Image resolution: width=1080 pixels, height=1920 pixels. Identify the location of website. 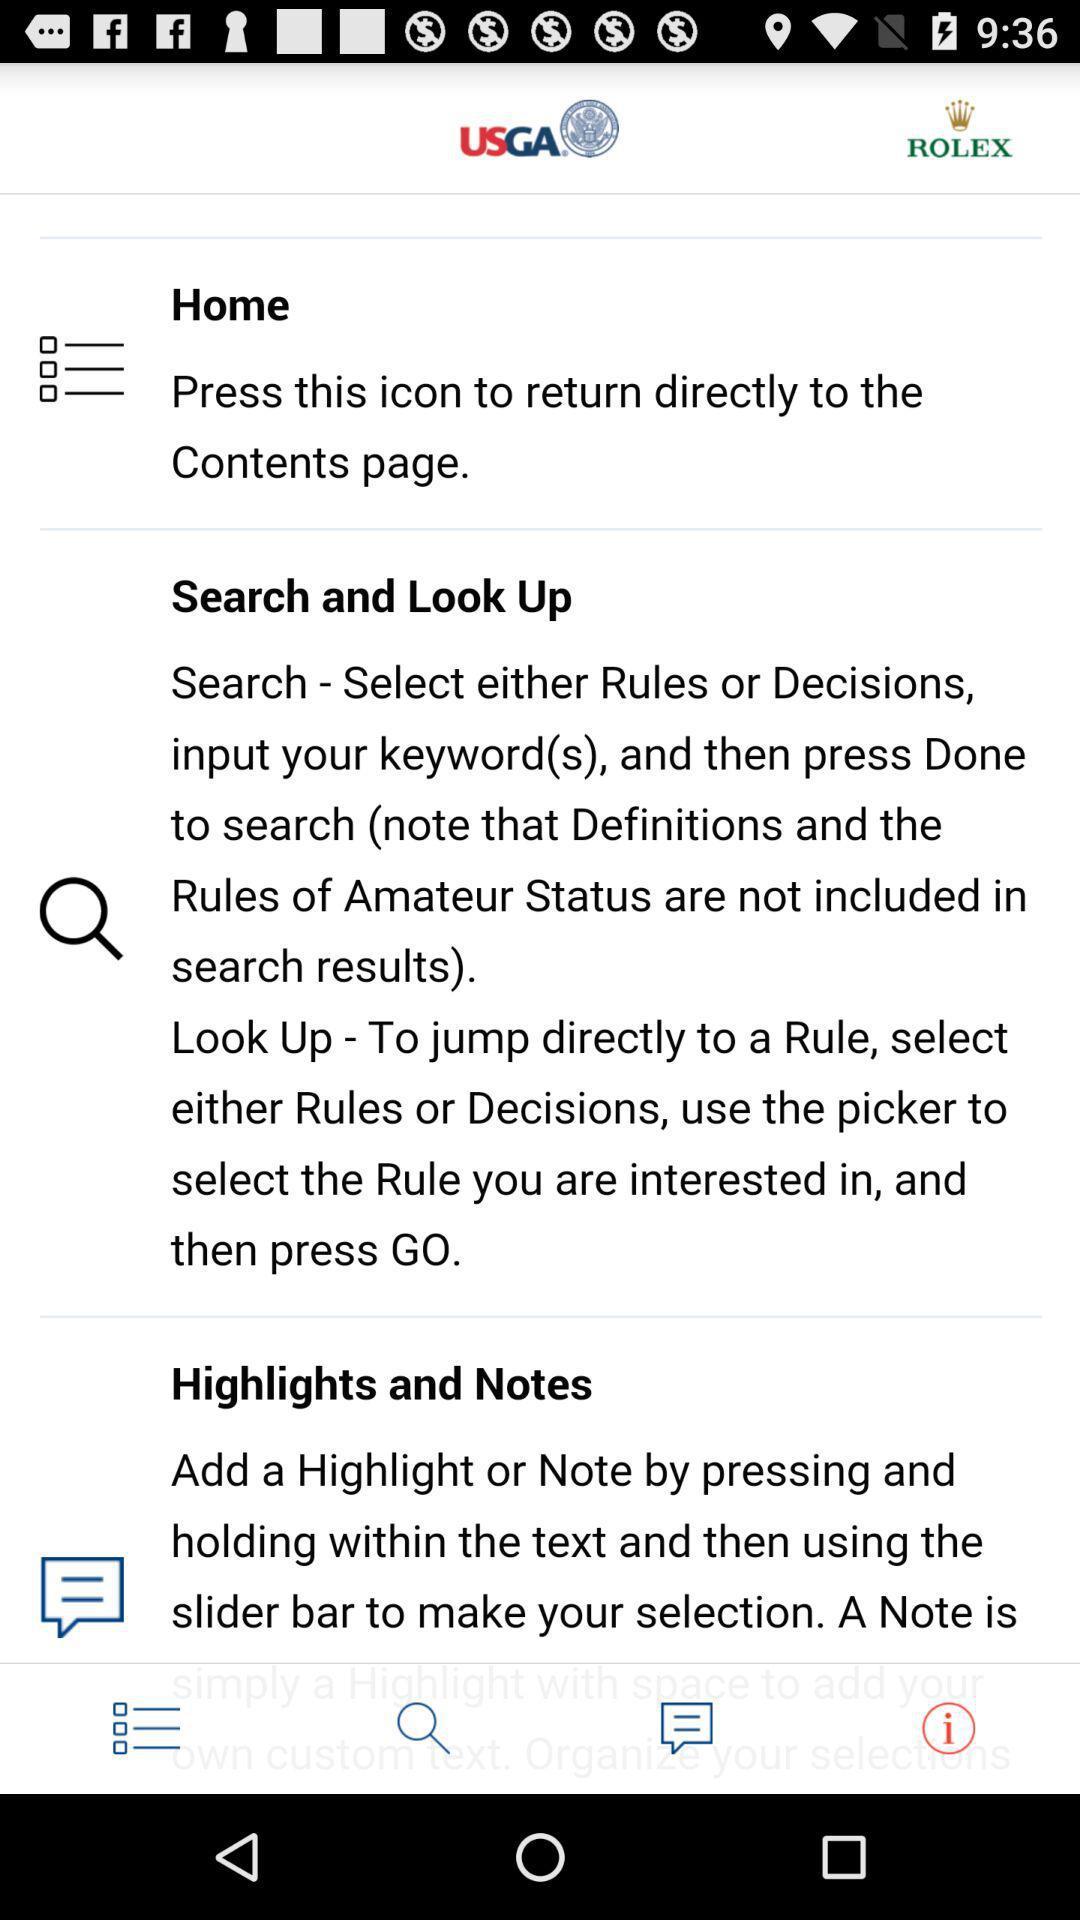
(540, 127).